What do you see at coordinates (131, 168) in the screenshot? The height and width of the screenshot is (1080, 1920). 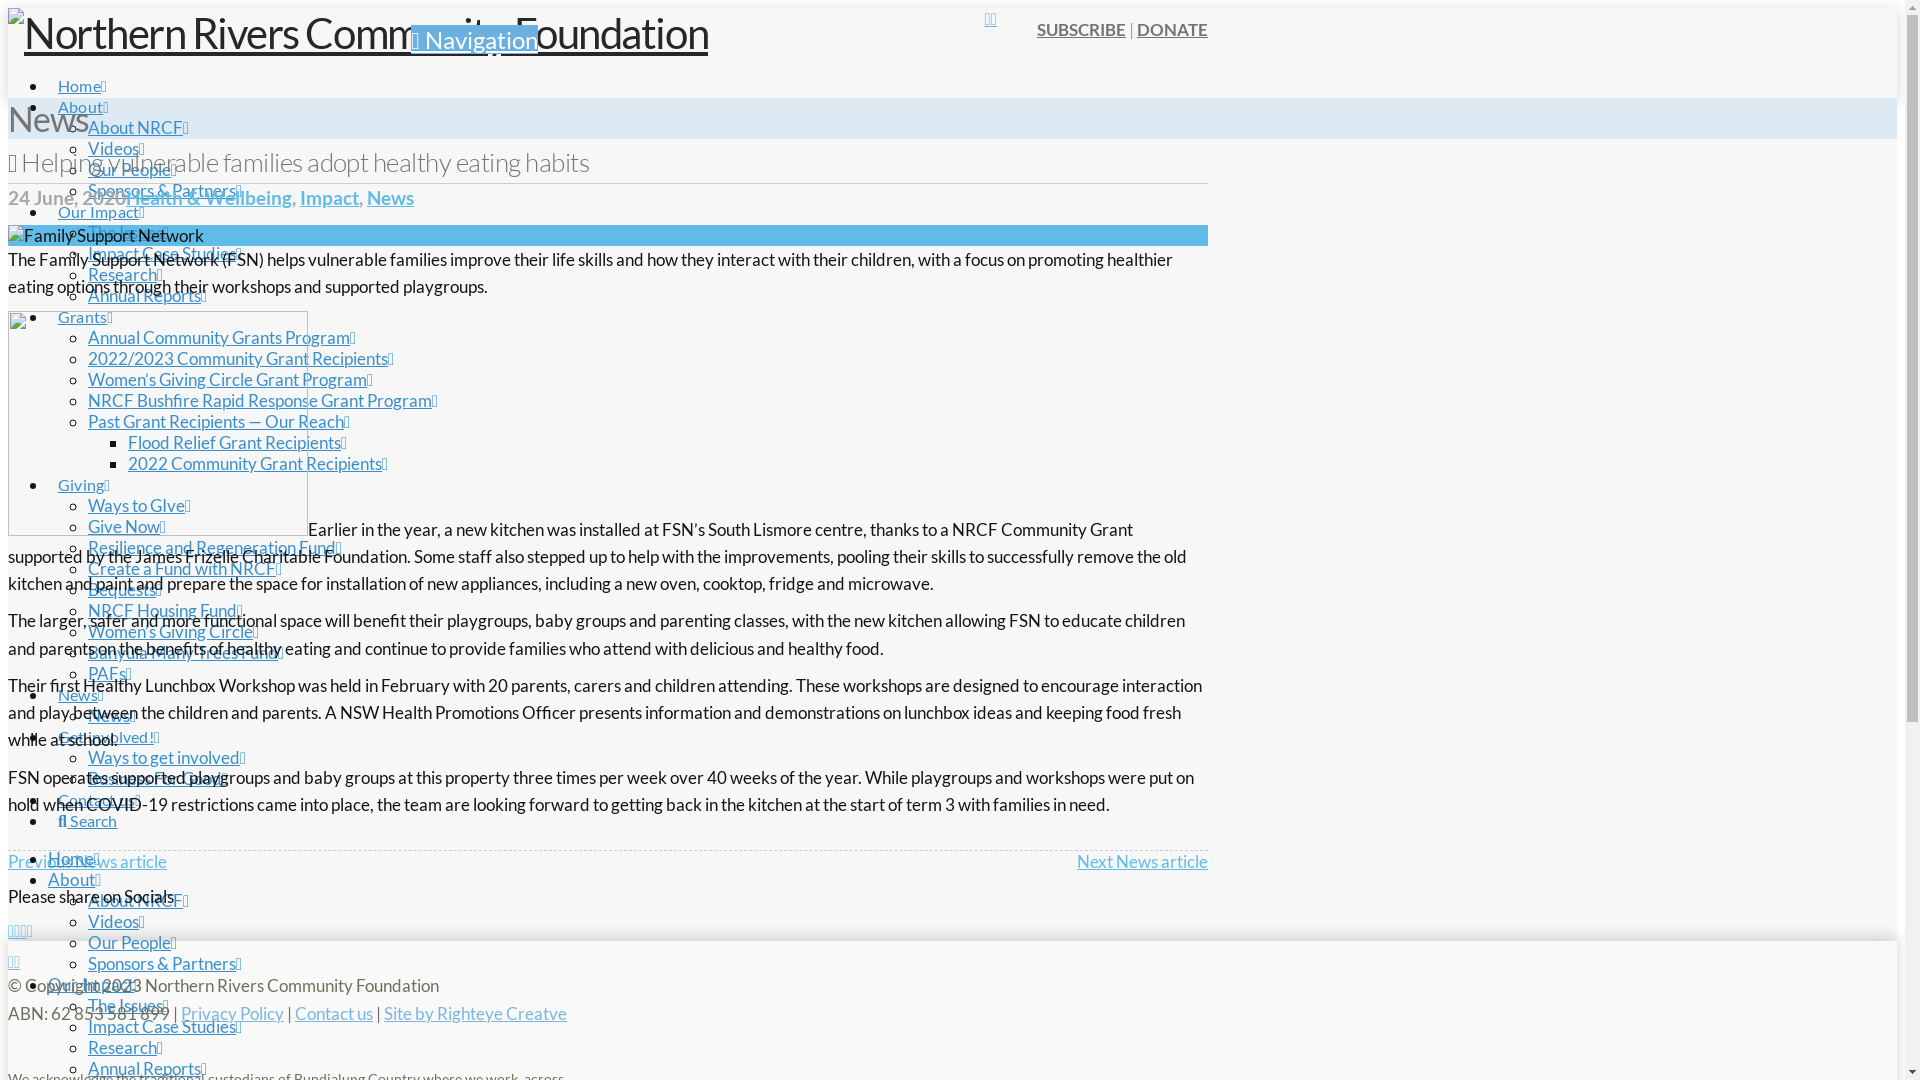 I see `'Our People'` at bounding box center [131, 168].